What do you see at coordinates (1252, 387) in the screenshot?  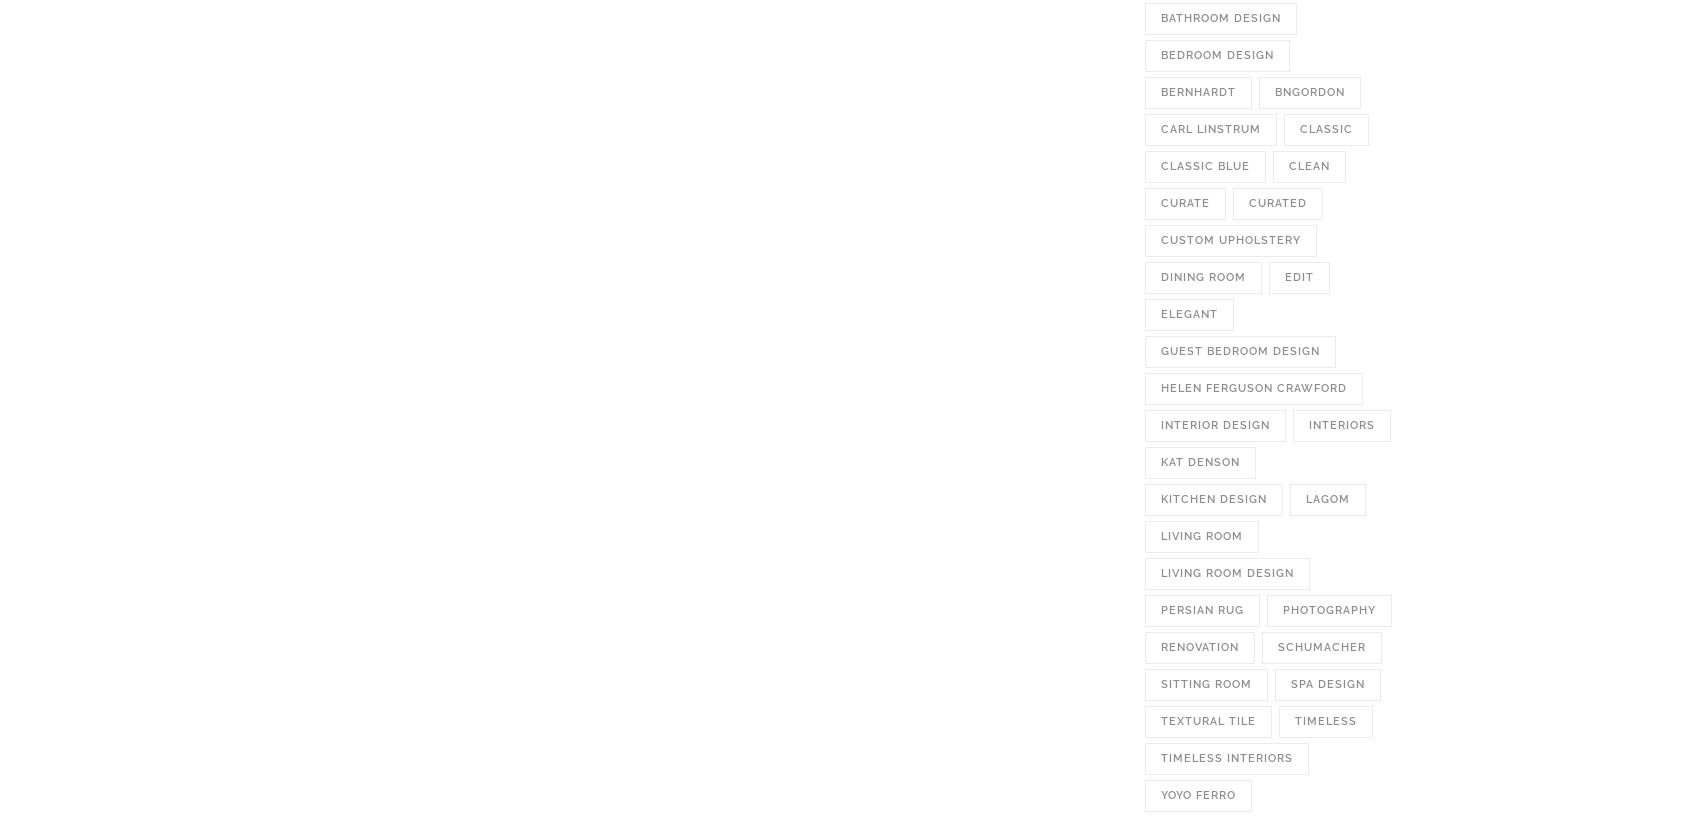 I see `'helen ferguson crawford'` at bounding box center [1252, 387].